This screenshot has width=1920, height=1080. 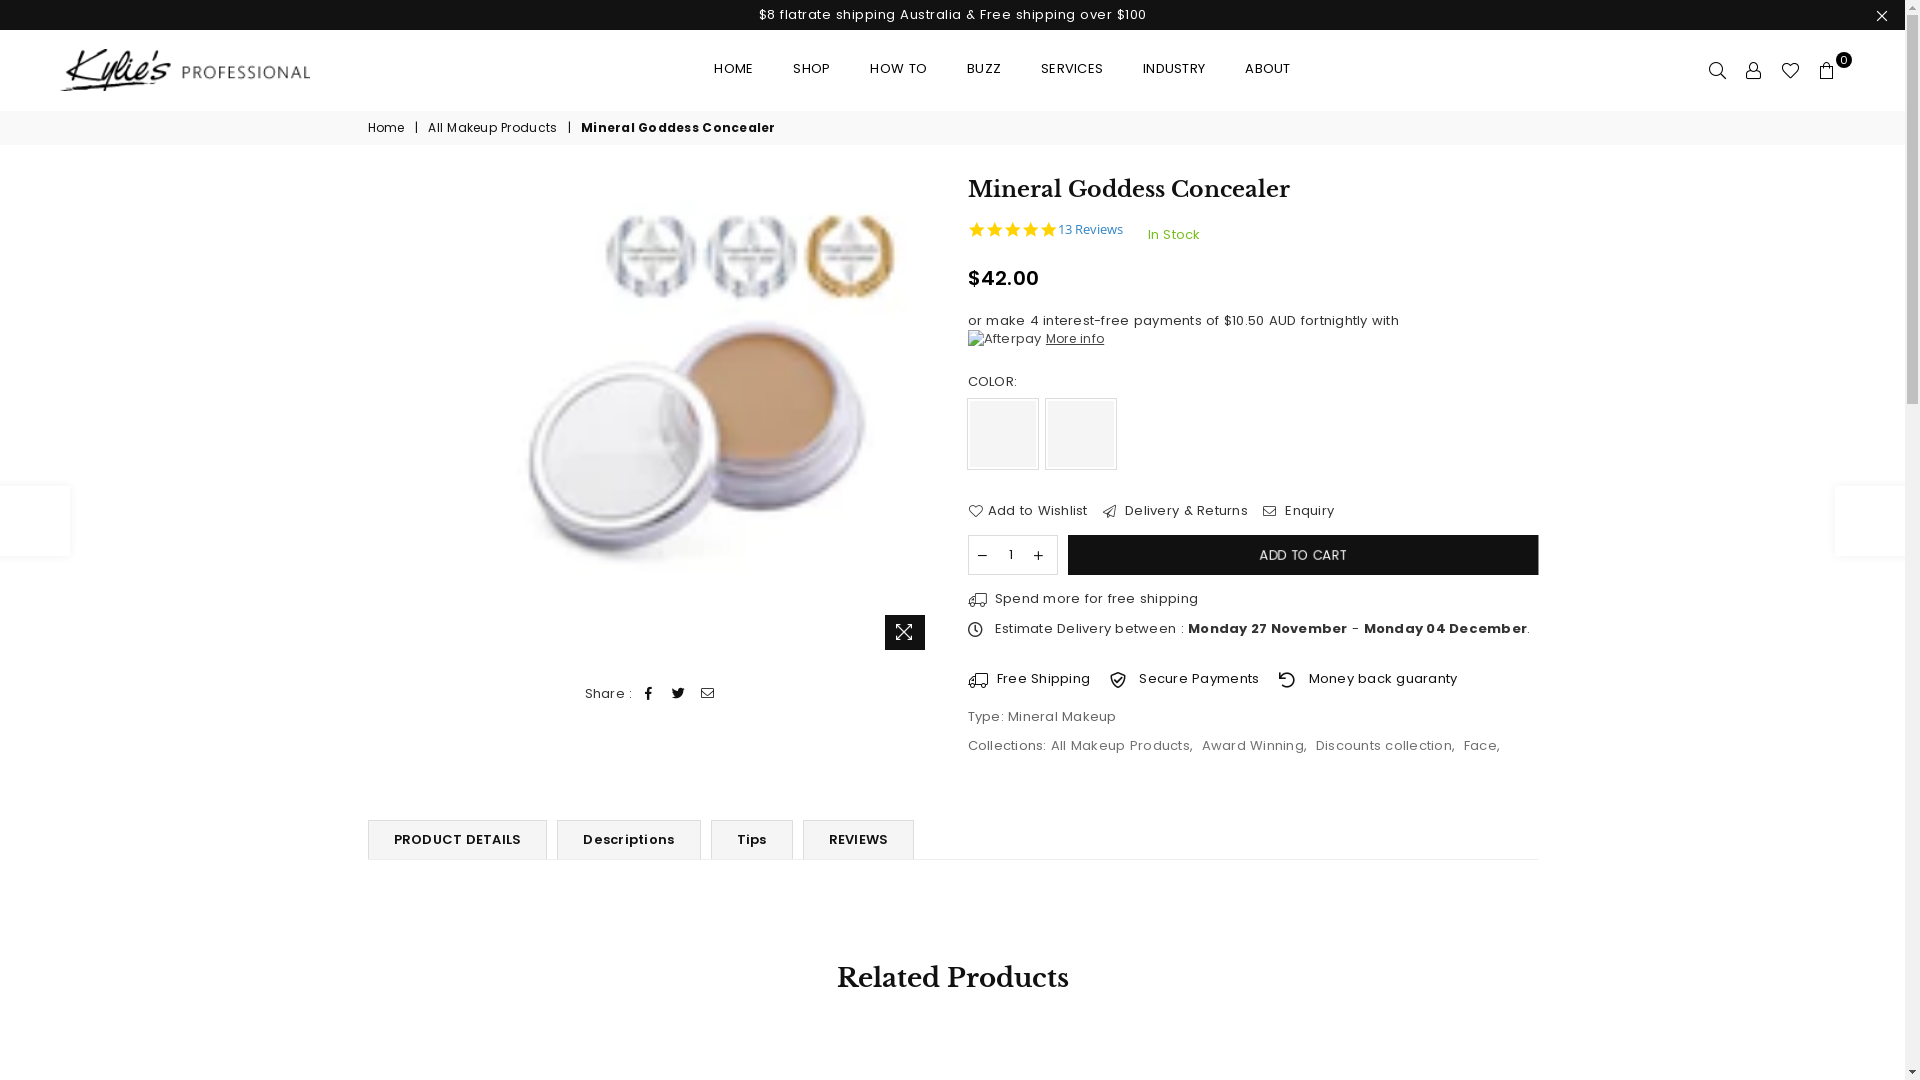 What do you see at coordinates (1089, 229) in the screenshot?
I see `'13 Reviews'` at bounding box center [1089, 229].